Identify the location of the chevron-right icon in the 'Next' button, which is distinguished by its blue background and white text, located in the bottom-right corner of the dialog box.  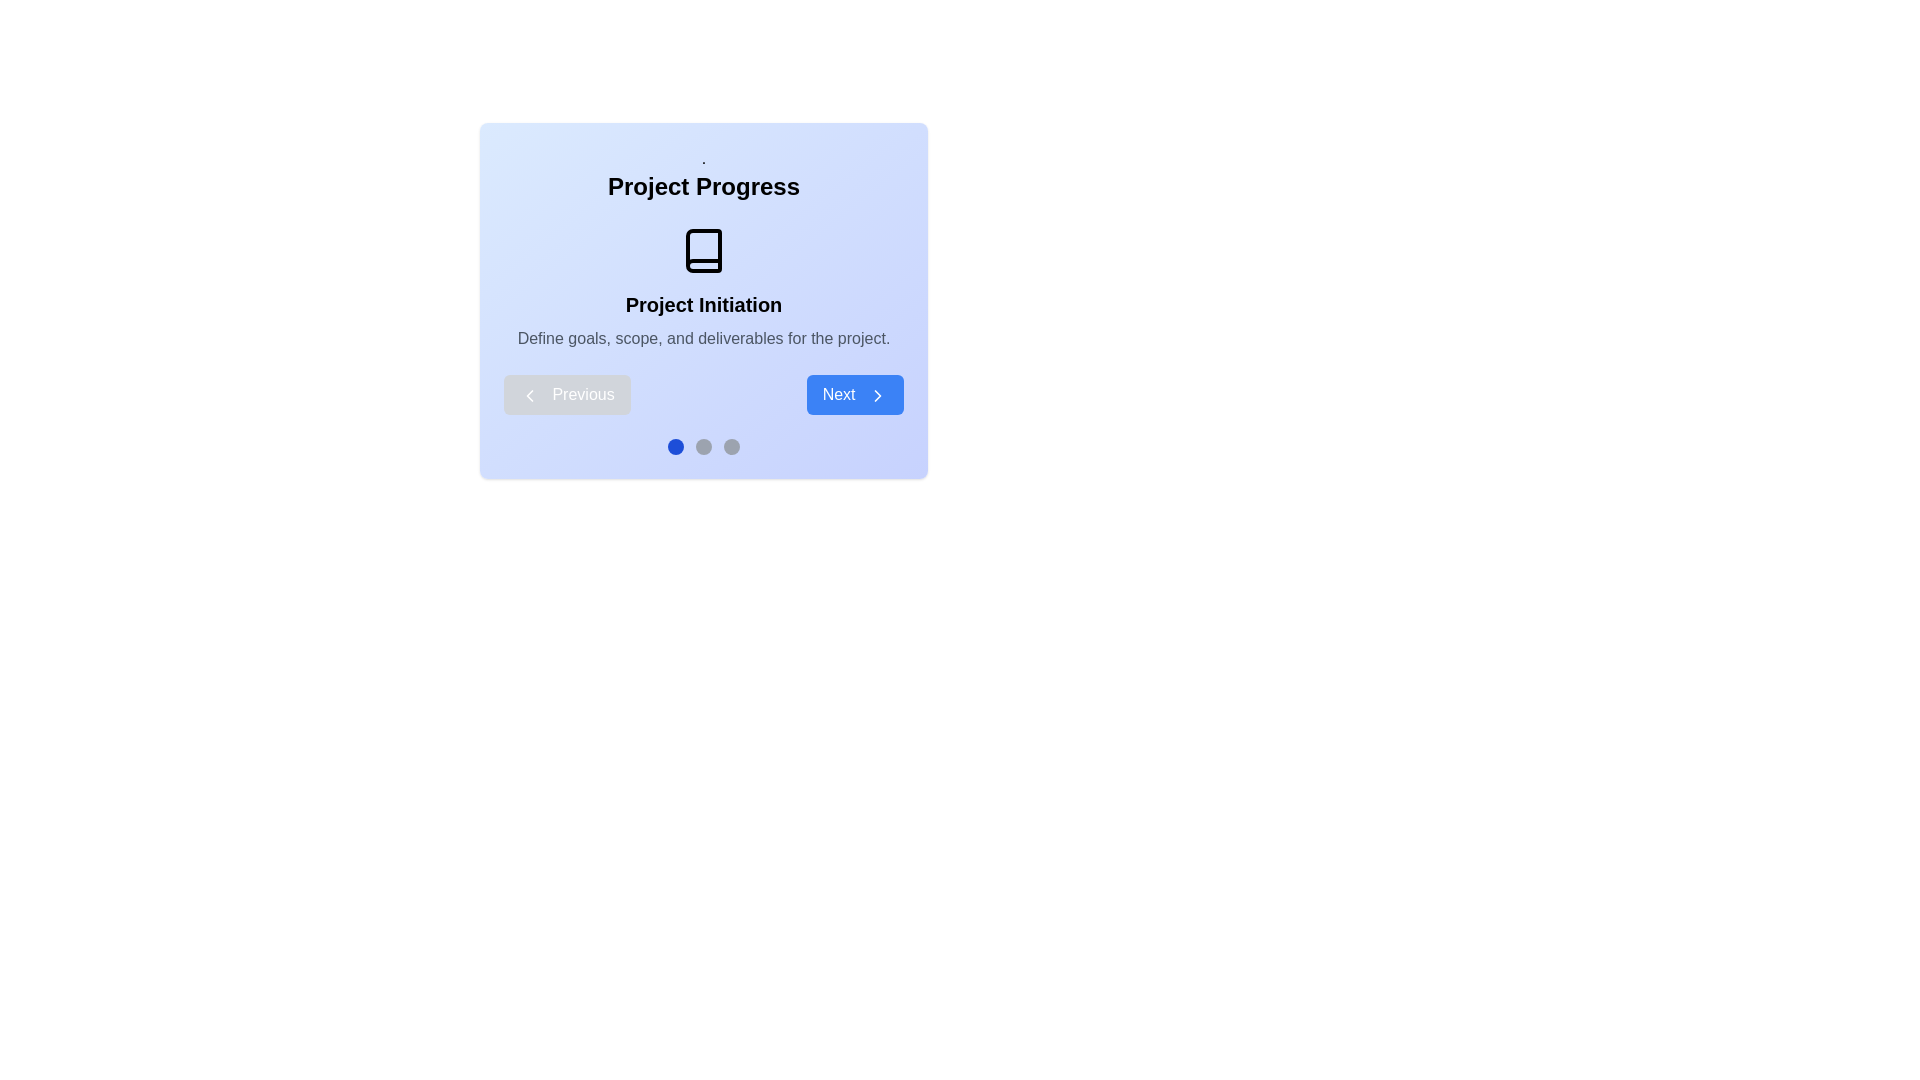
(878, 394).